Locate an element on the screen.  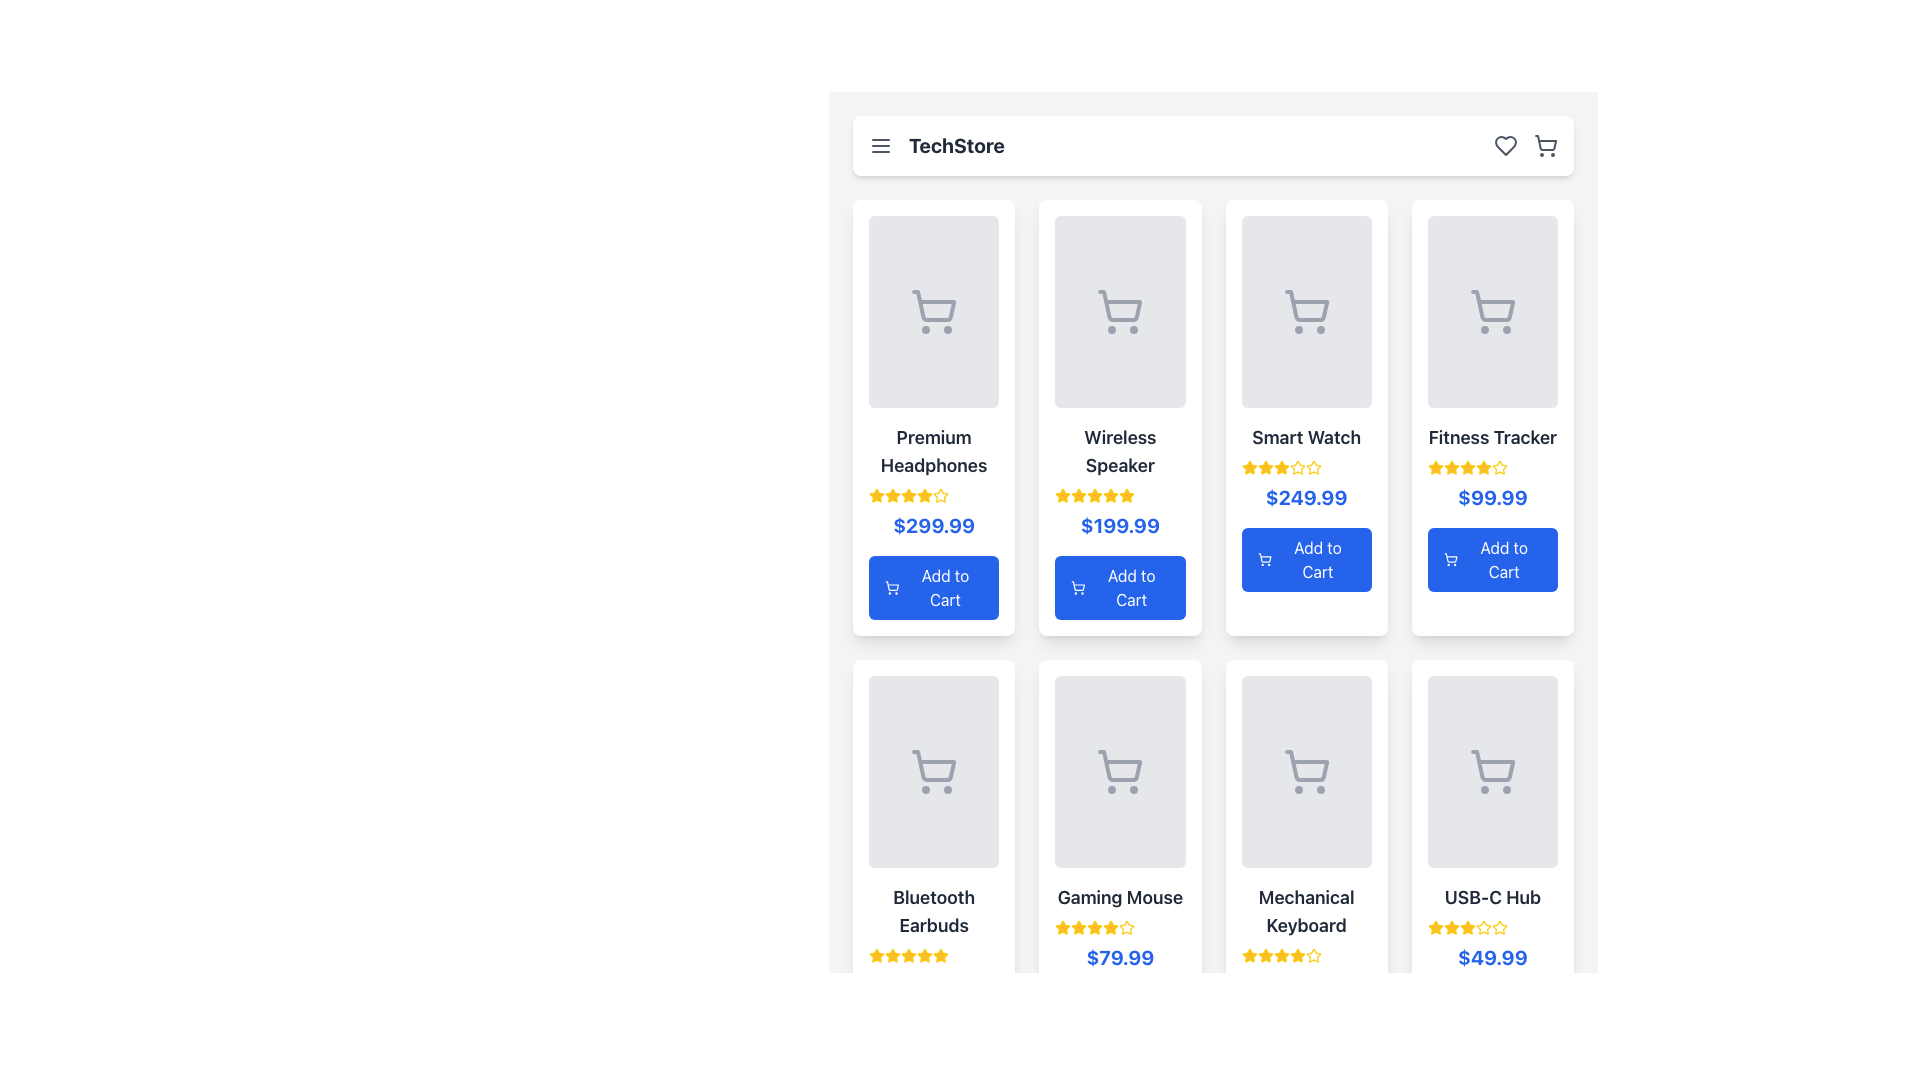
text label displaying the price '$299.99' in bold blue font located within the 'Premium Headphones' card, positioned below the star rating and above the 'Add to Cart' button is located at coordinates (933, 524).